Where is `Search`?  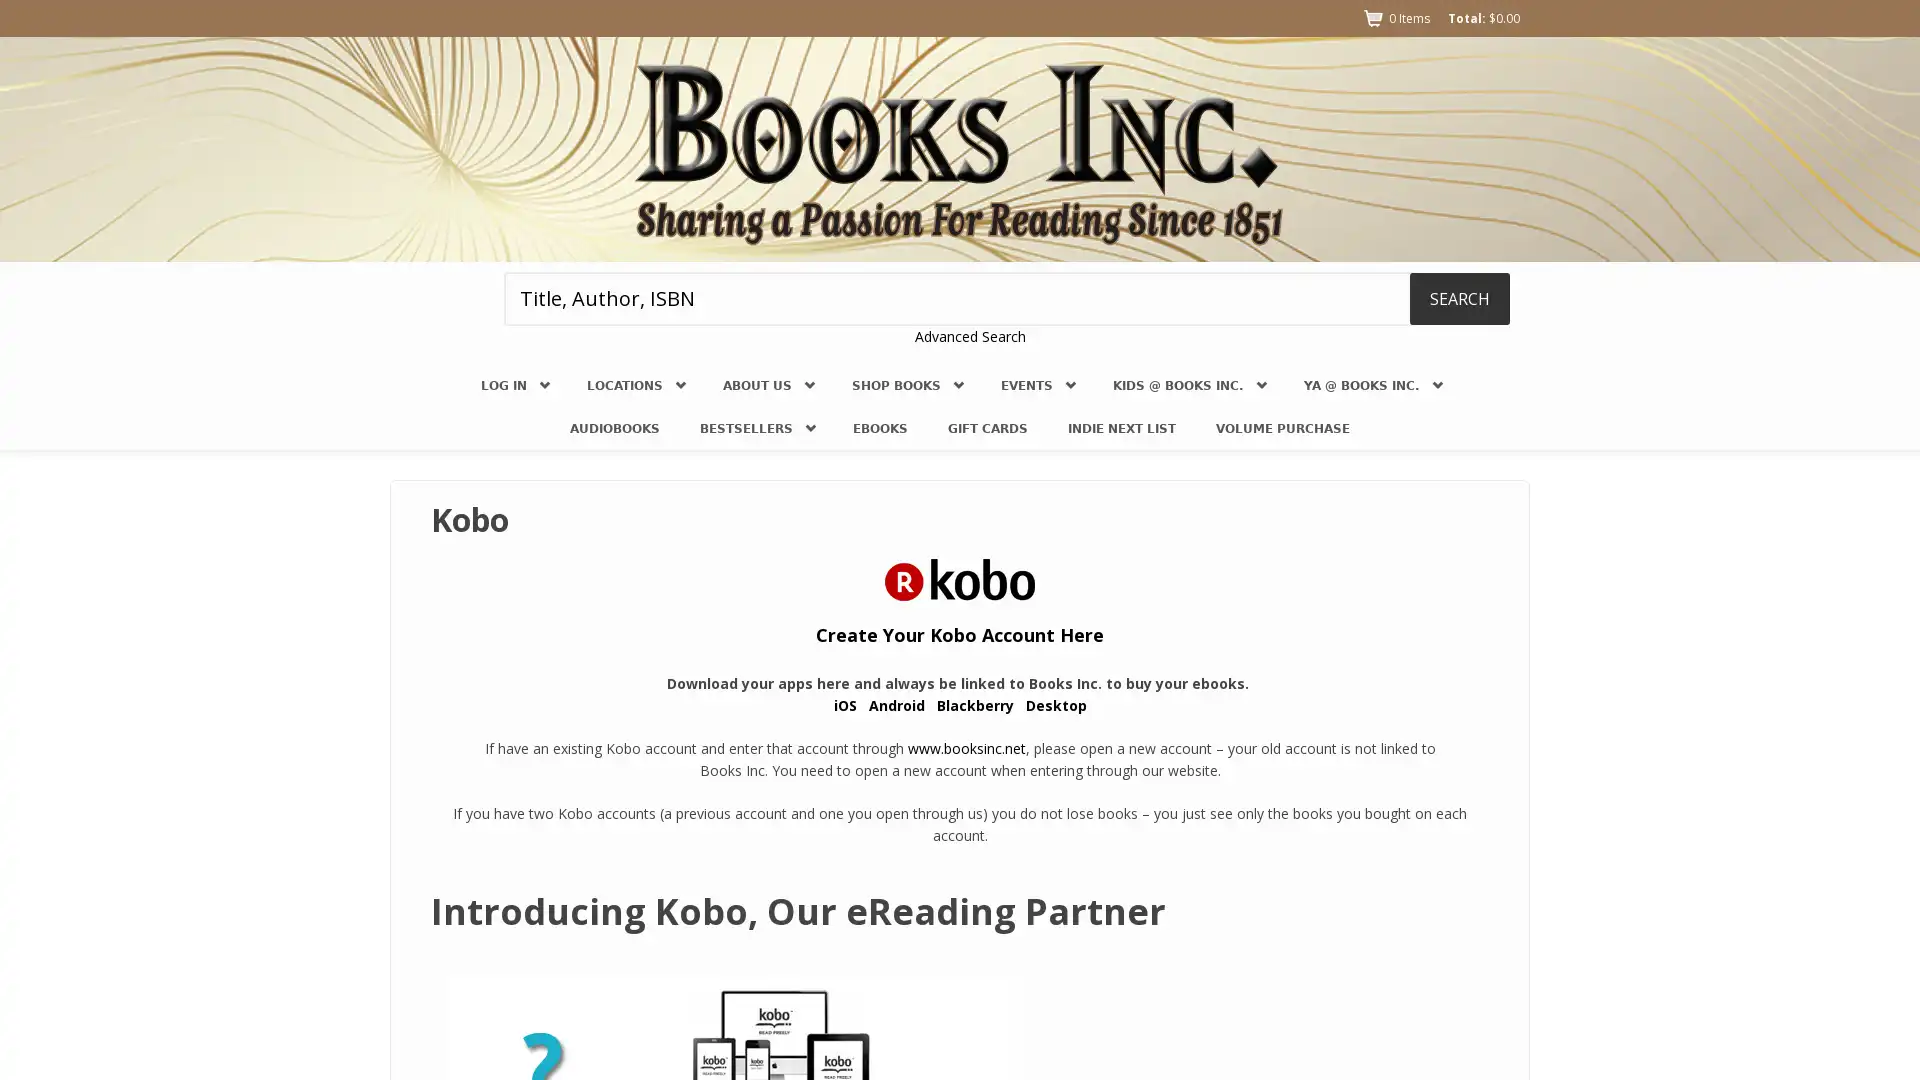
Search is located at coordinates (1459, 297).